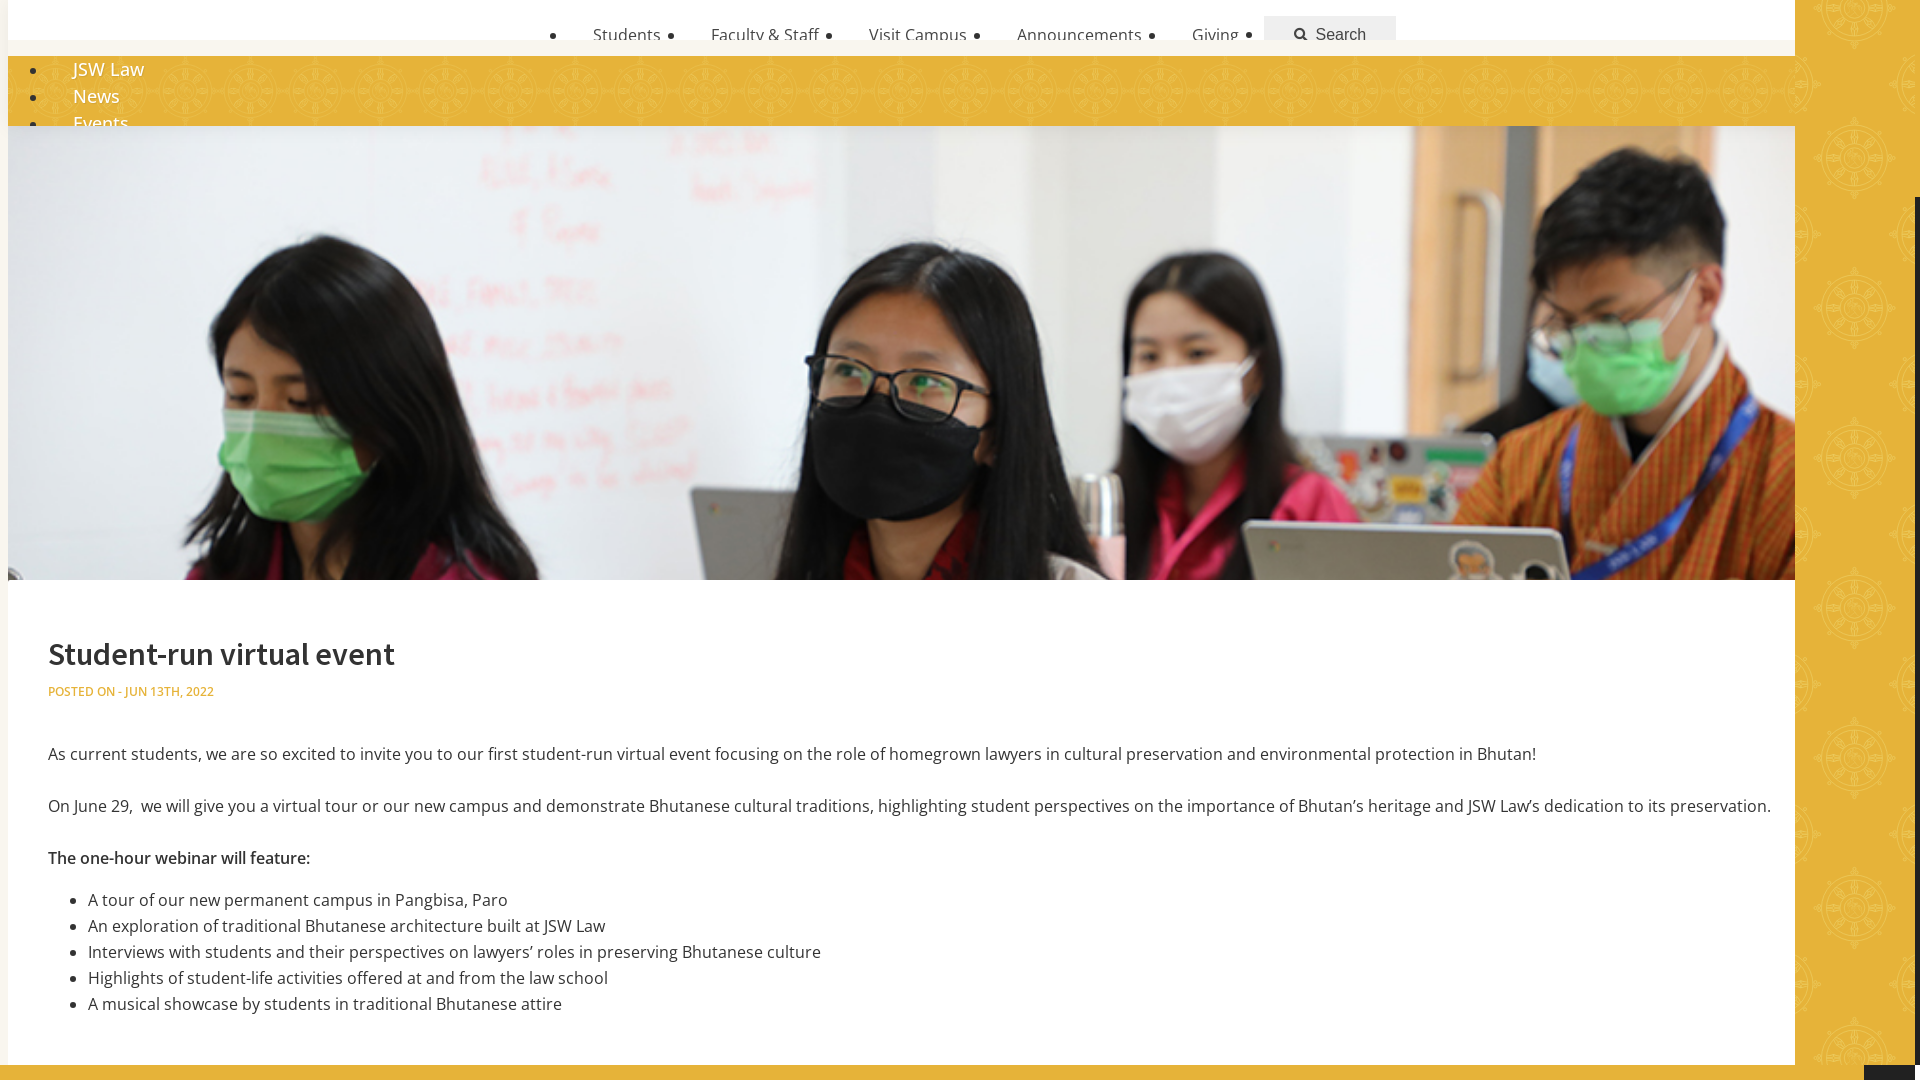 The height and width of the screenshot is (1080, 1920). I want to click on 'Events', so click(48, 123).